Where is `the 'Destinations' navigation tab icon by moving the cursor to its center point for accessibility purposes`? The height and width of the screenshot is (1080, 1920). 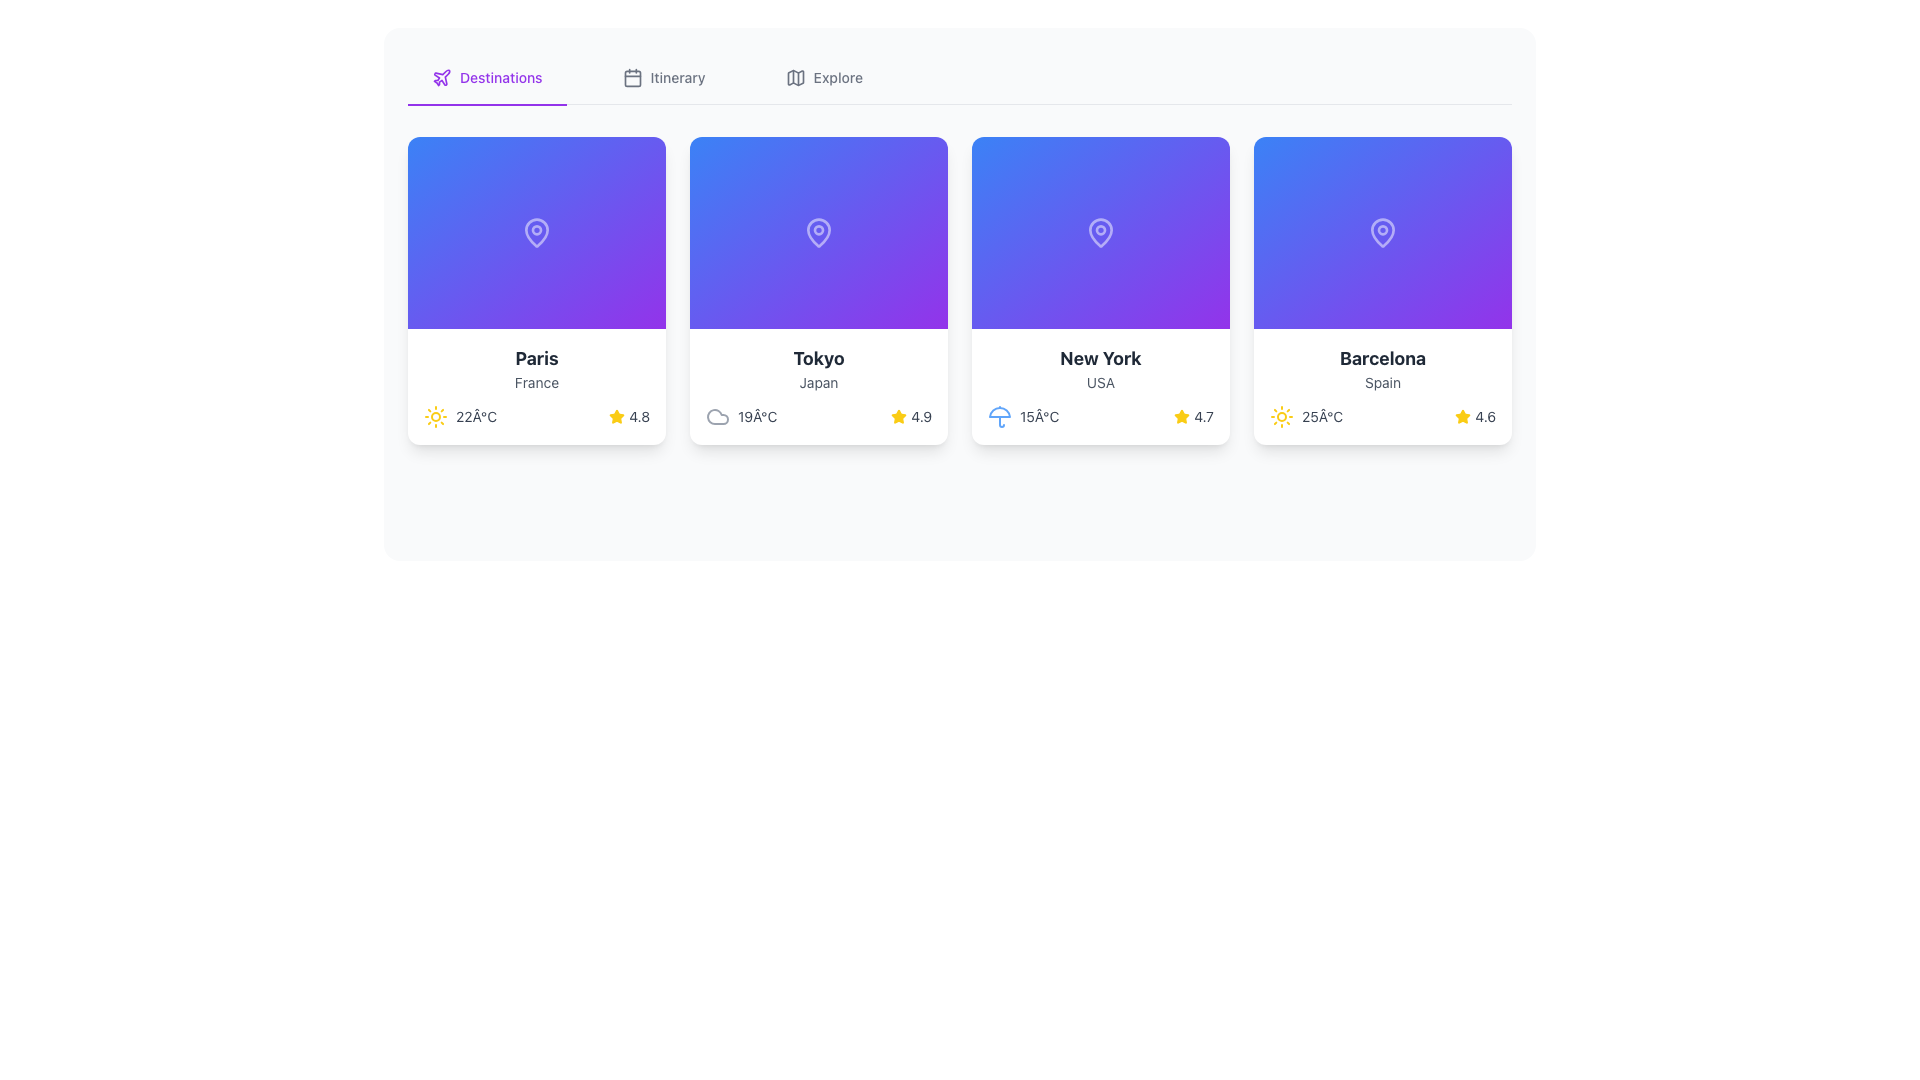
the 'Destinations' navigation tab icon by moving the cursor to its center point for accessibility purposes is located at coordinates (440, 76).